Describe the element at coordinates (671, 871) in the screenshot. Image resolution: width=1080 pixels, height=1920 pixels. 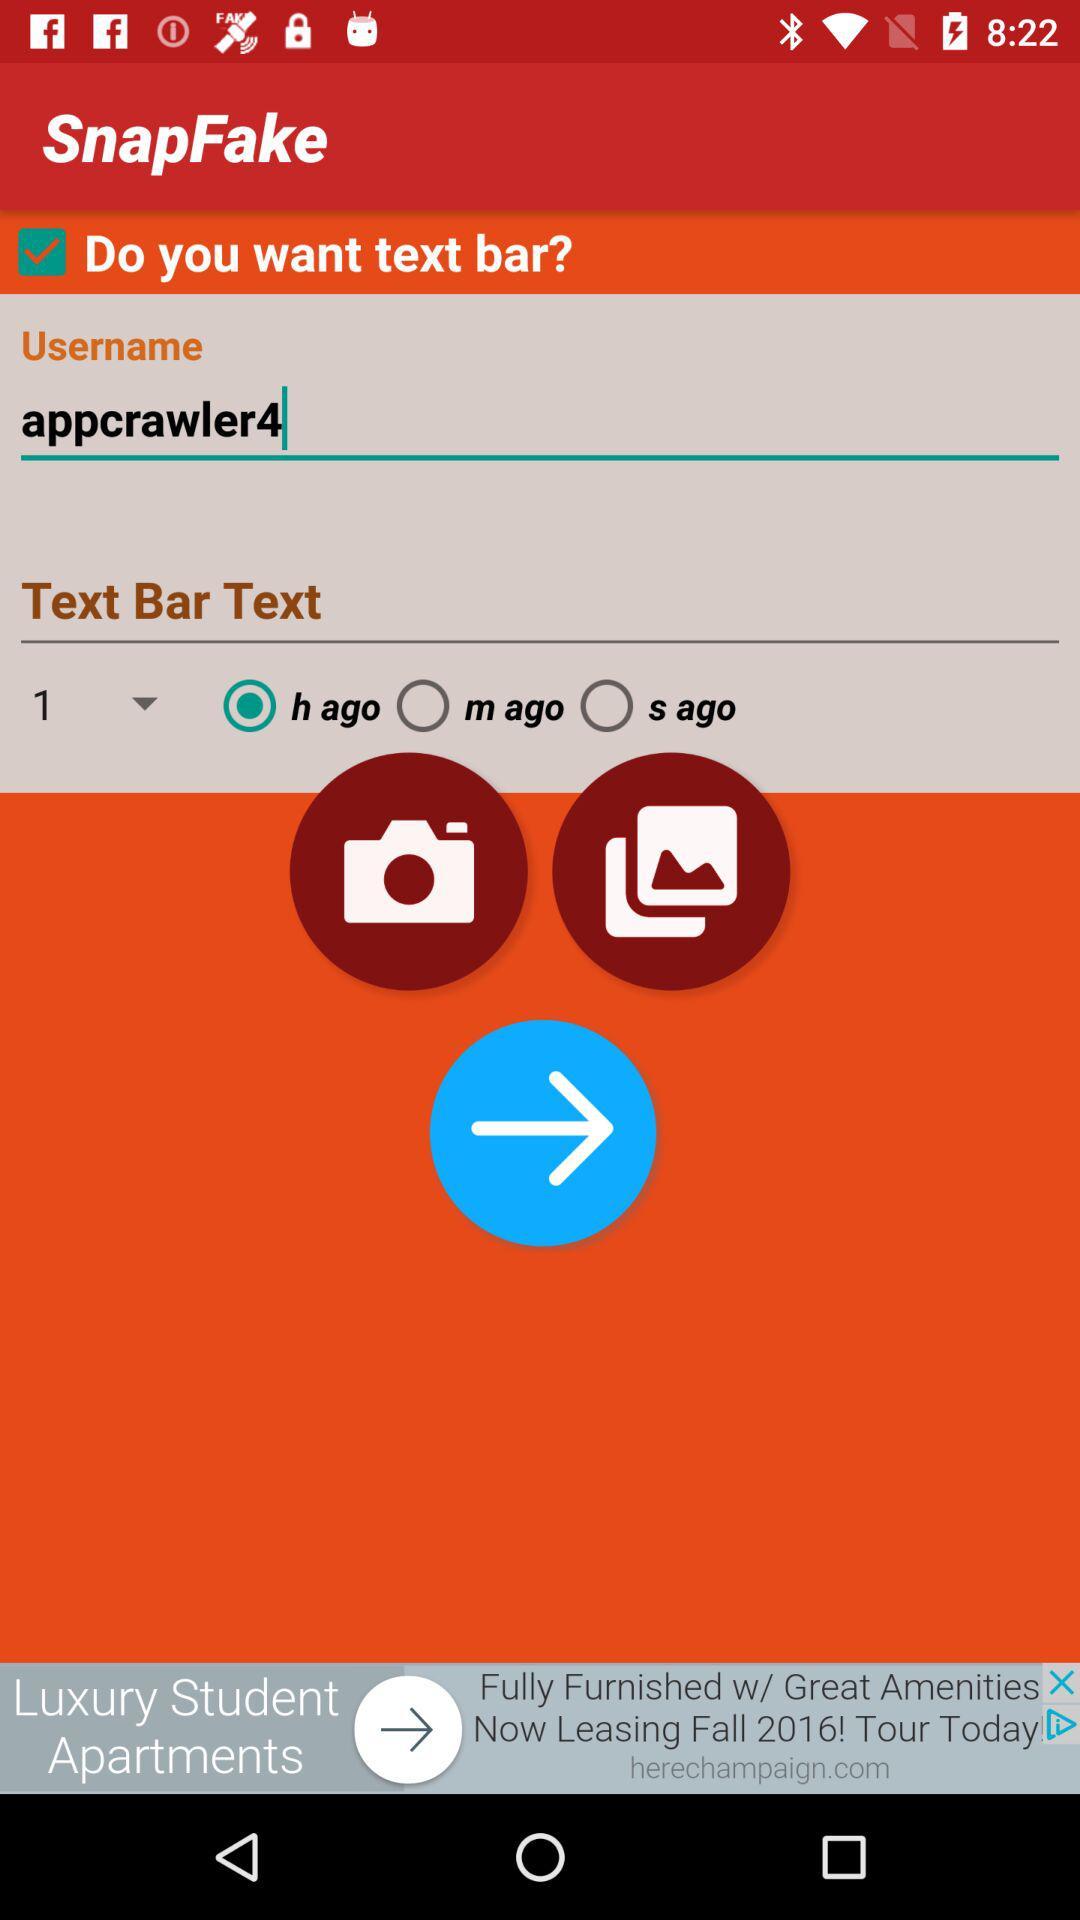
I see `choose from gallery` at that location.